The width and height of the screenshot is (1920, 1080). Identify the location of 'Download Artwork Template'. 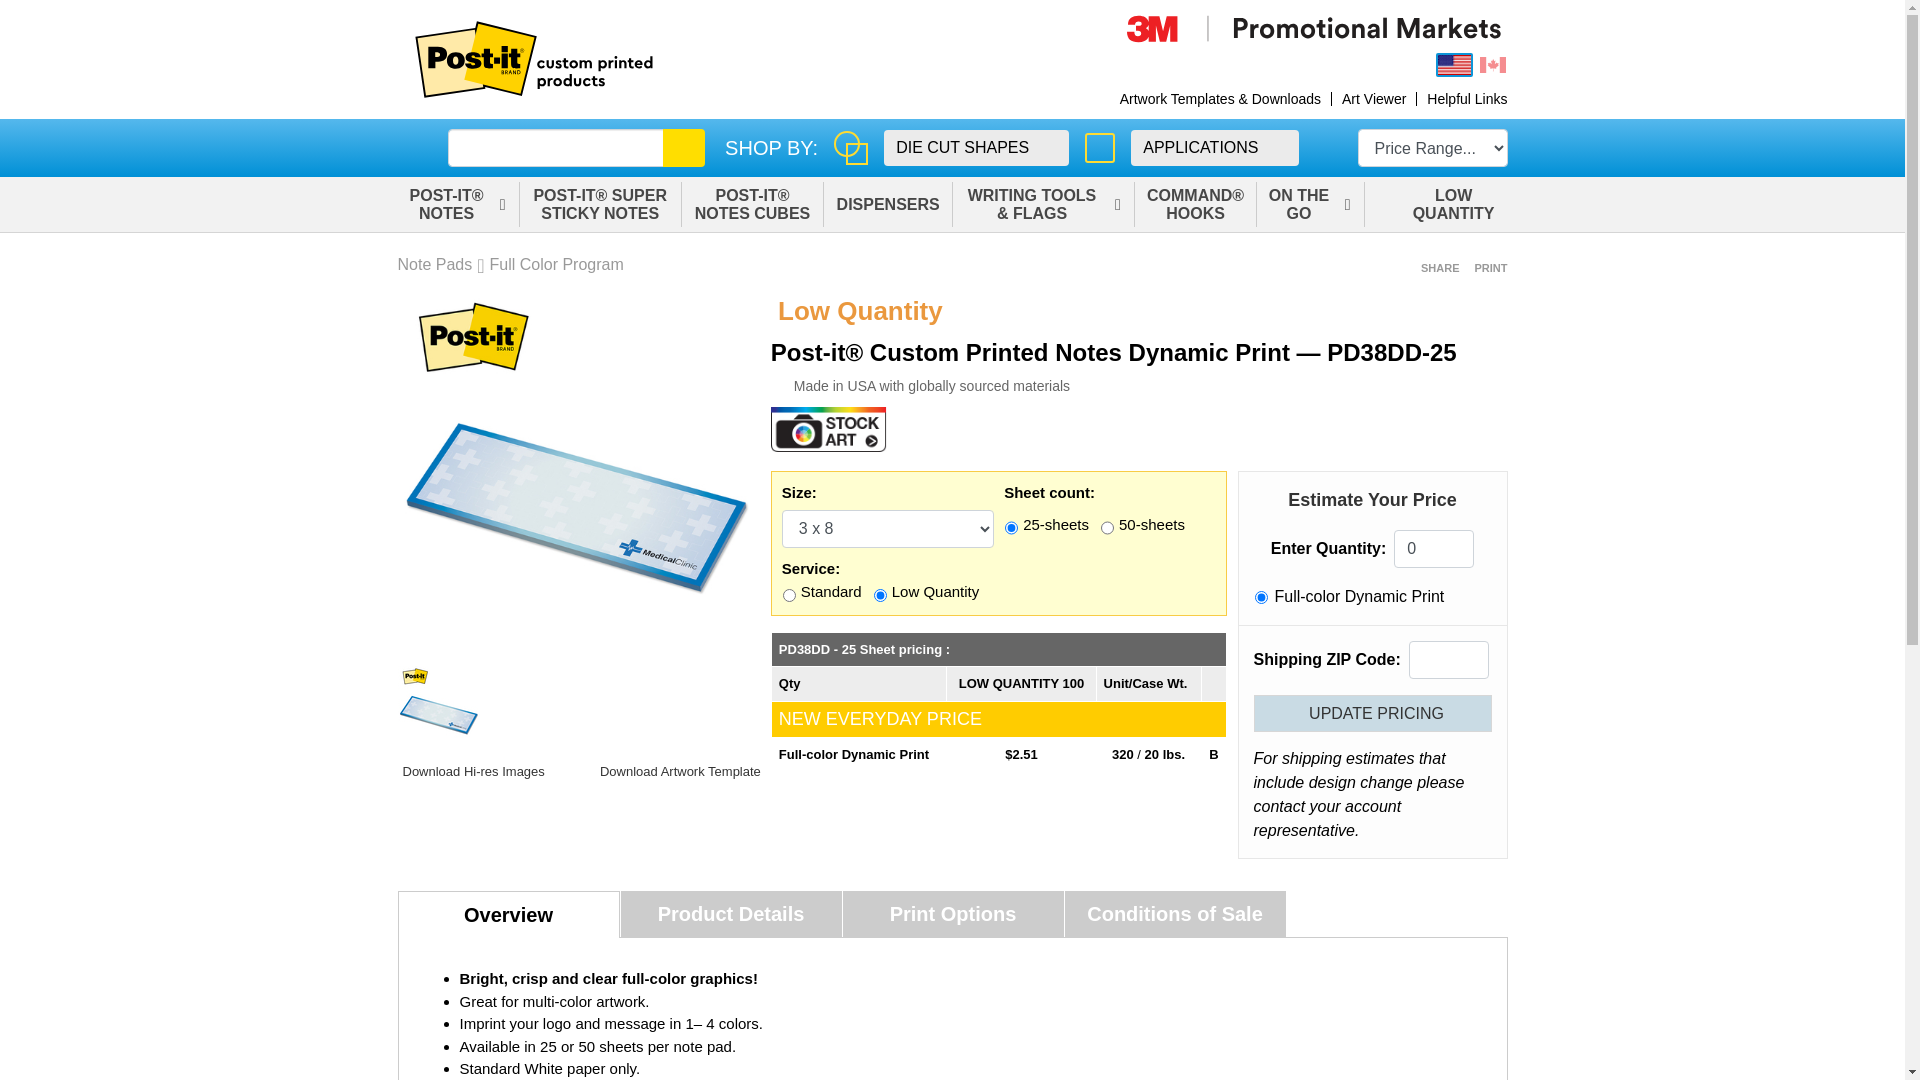
(594, 770).